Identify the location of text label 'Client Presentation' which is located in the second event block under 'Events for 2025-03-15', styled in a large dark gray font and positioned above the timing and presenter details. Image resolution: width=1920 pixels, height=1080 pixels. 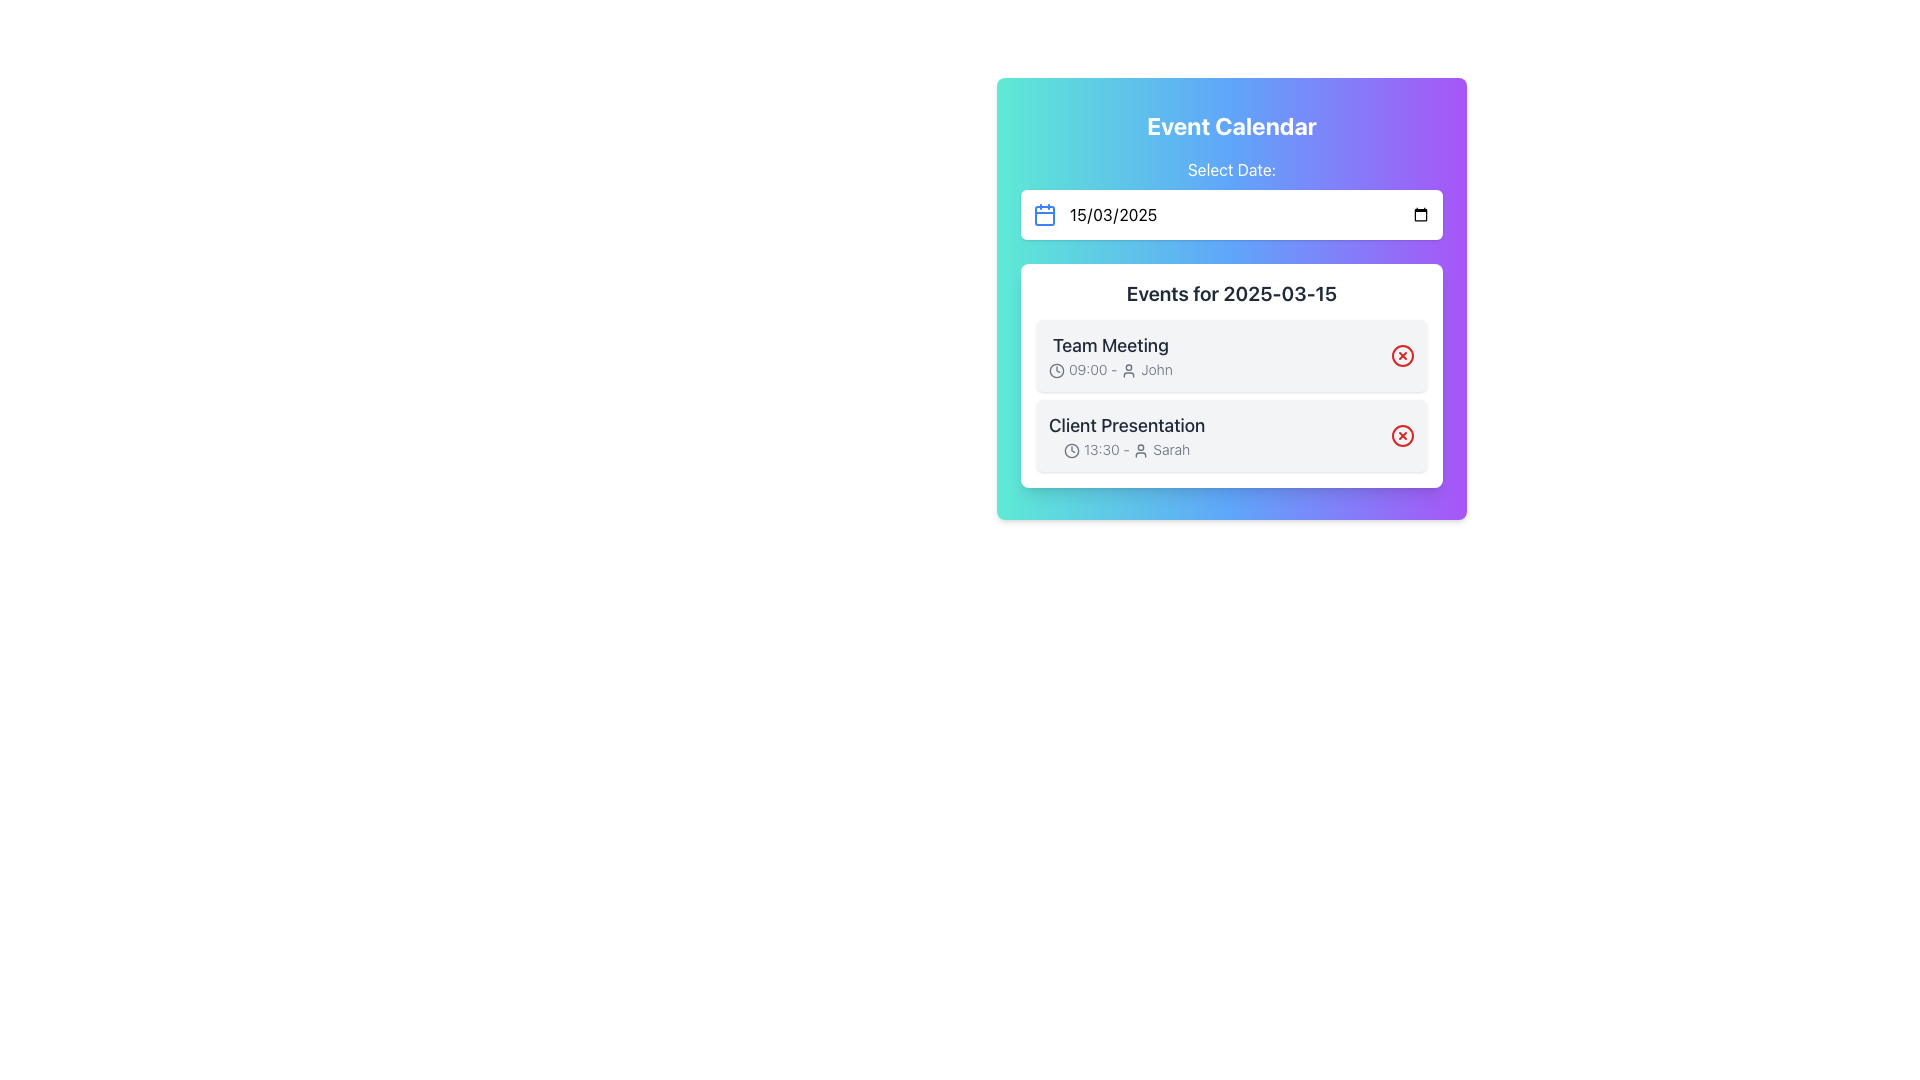
(1127, 424).